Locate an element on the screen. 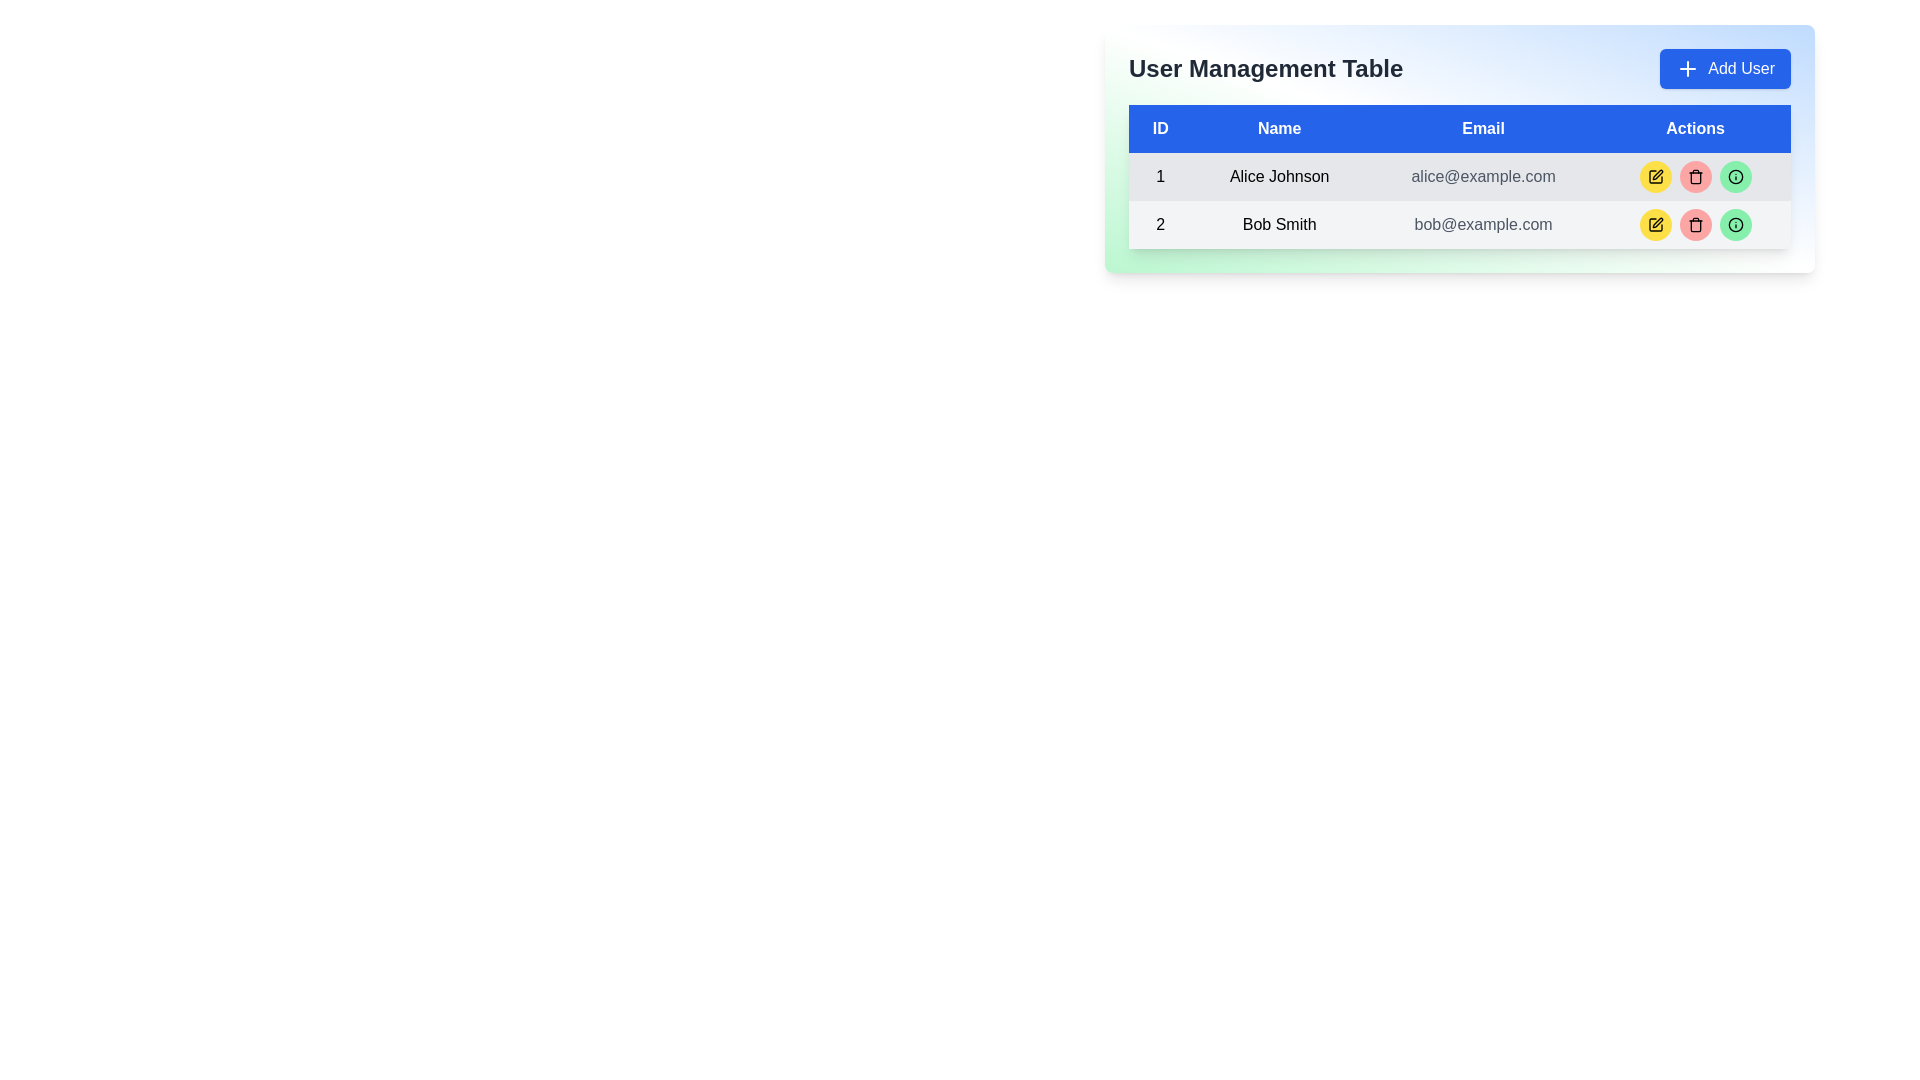  the delete button located in the 'Actions' column for 'Alice Johnson' in the User Management Table is located at coordinates (1694, 176).